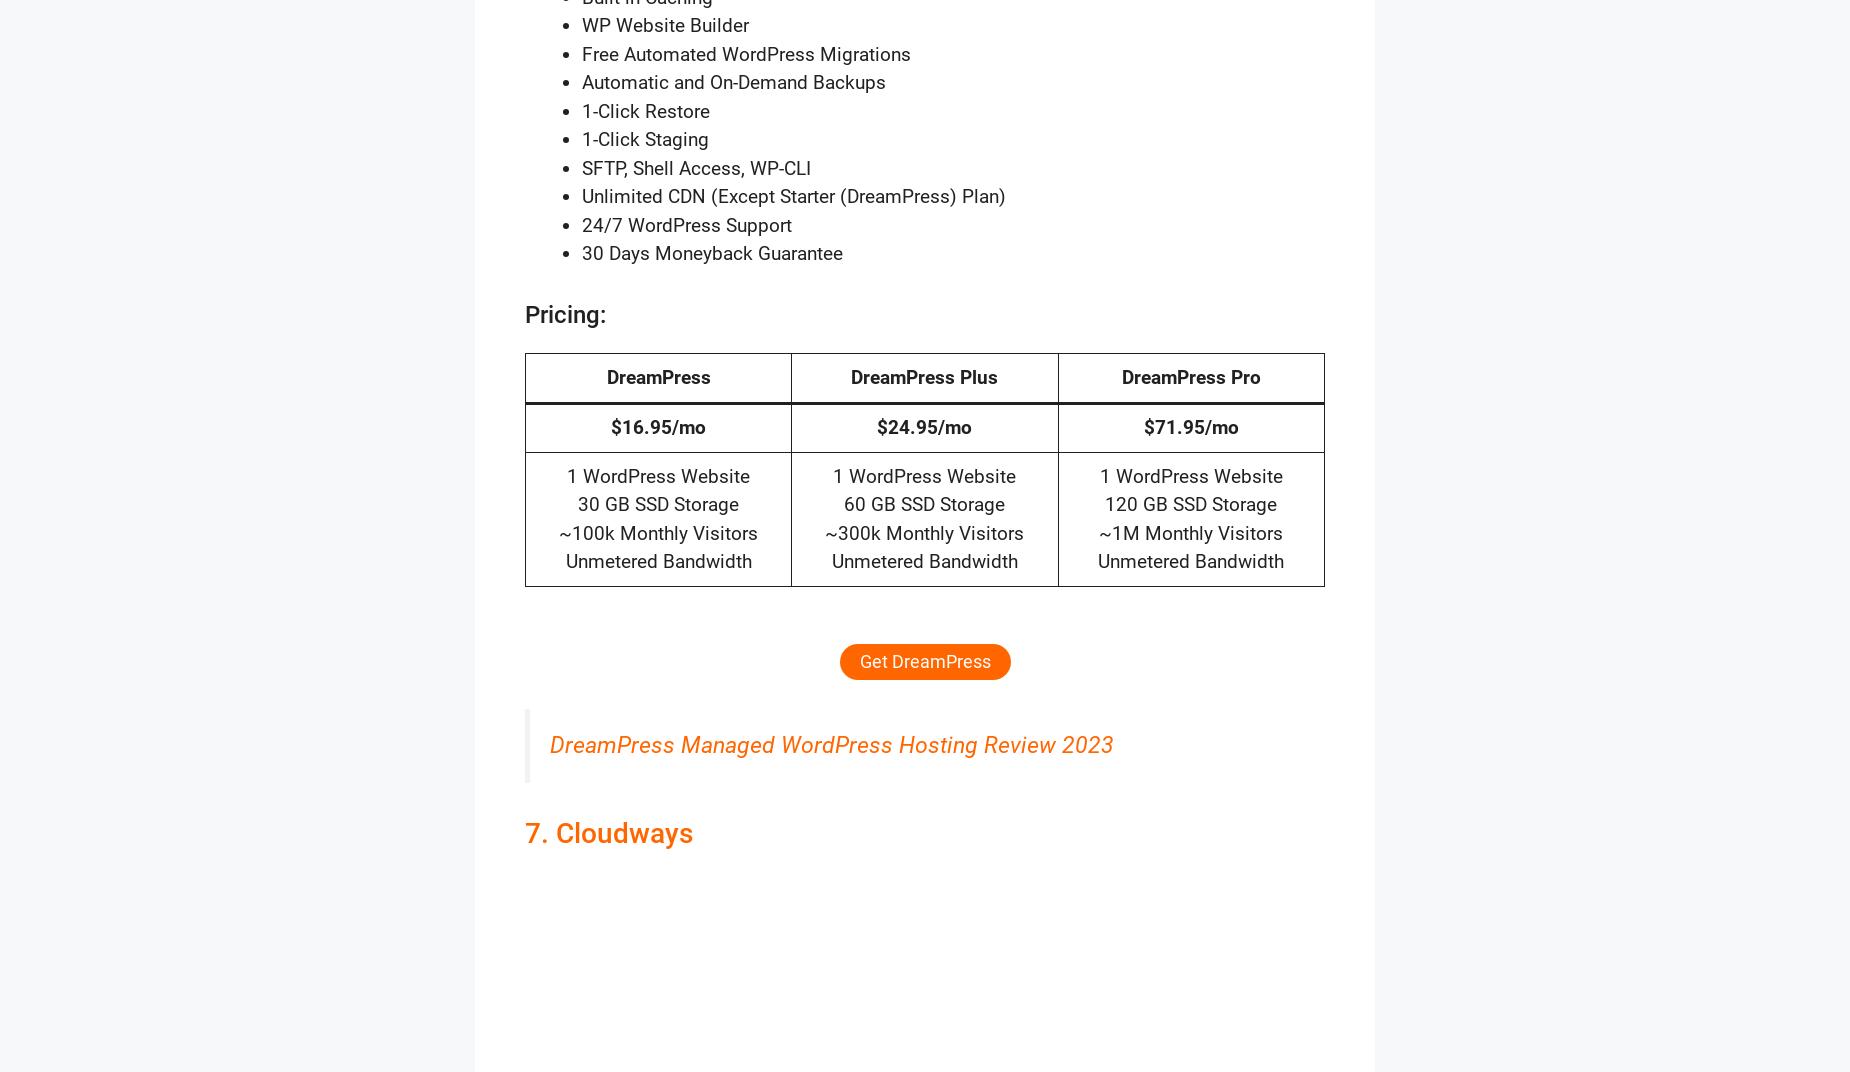 The height and width of the screenshot is (1072, 1850). Describe the element at coordinates (924, 376) in the screenshot. I see `'DreamPress Plus'` at that location.